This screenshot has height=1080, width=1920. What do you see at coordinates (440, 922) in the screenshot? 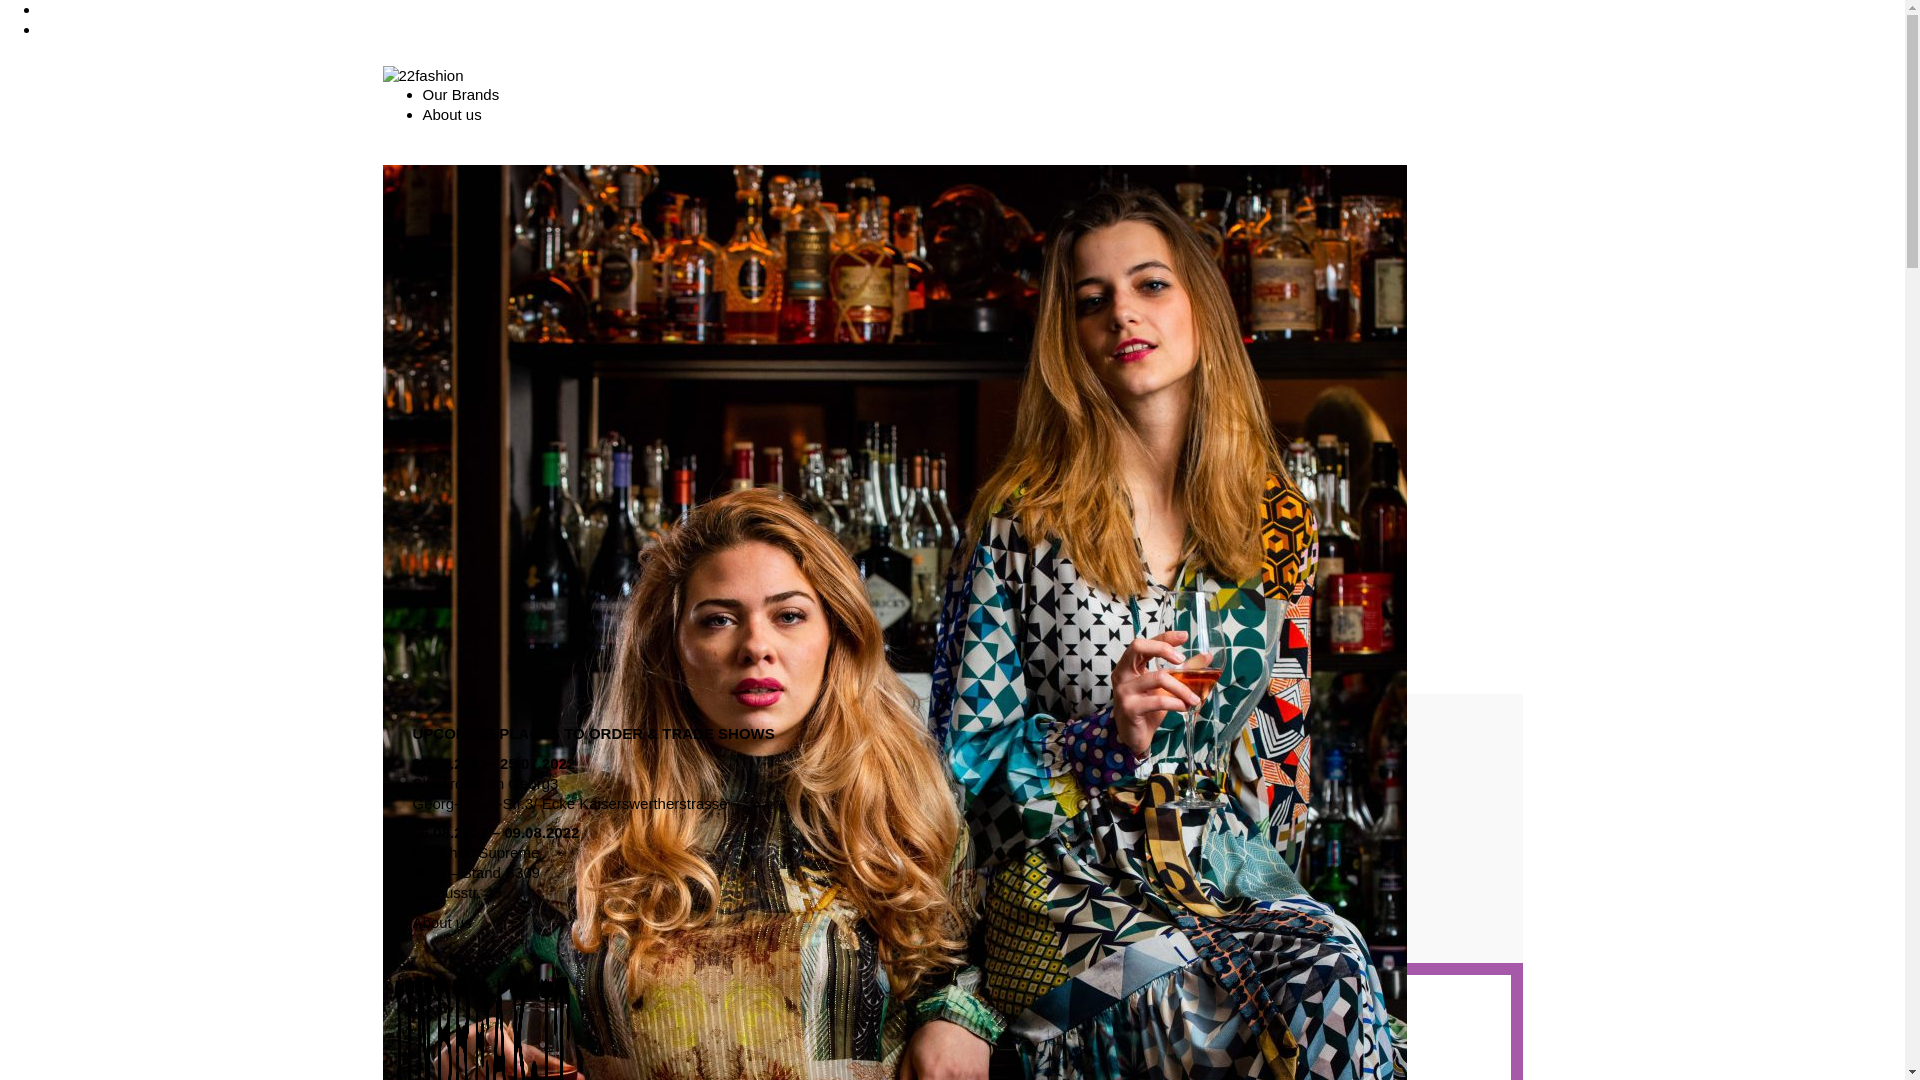
I see `'About us'` at bounding box center [440, 922].